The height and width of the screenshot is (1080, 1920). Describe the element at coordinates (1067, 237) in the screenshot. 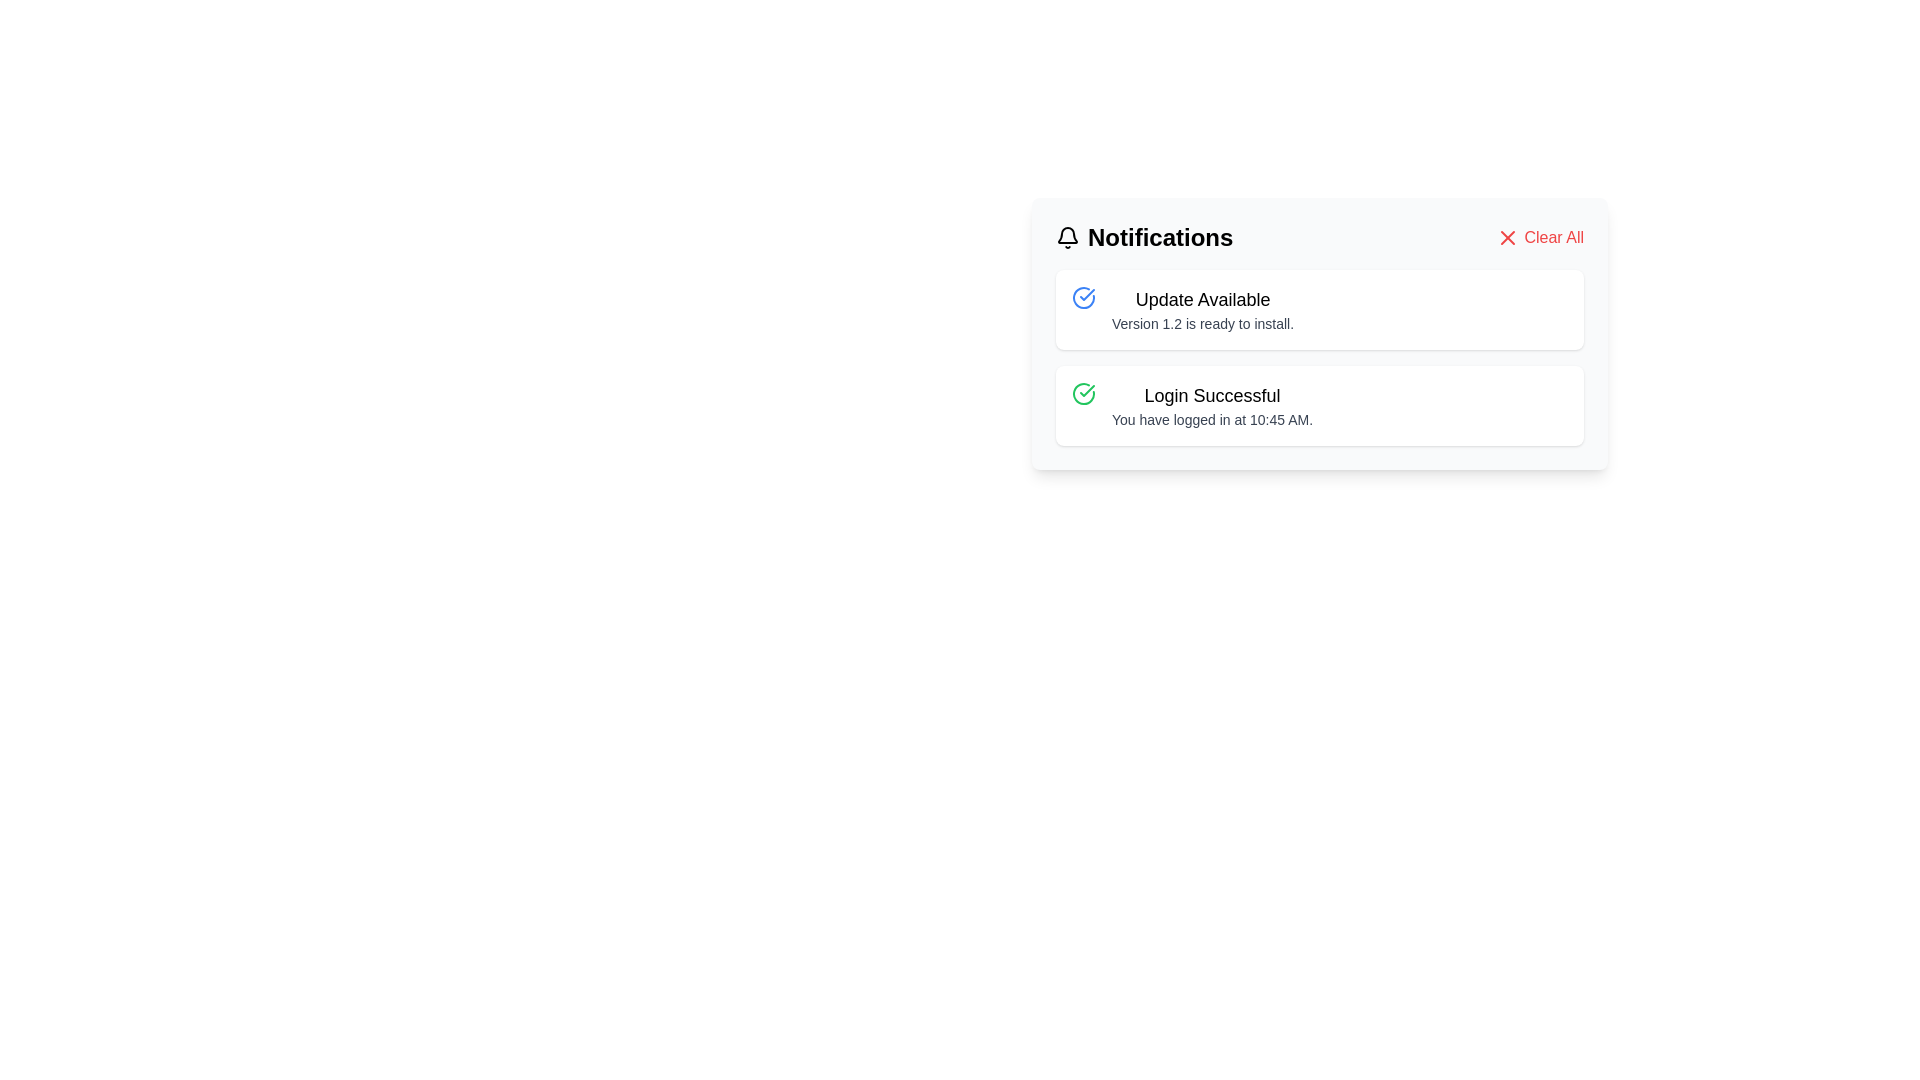

I see `the bell-shaped notification icon located at the top left of the 'Notifications' header section` at that location.